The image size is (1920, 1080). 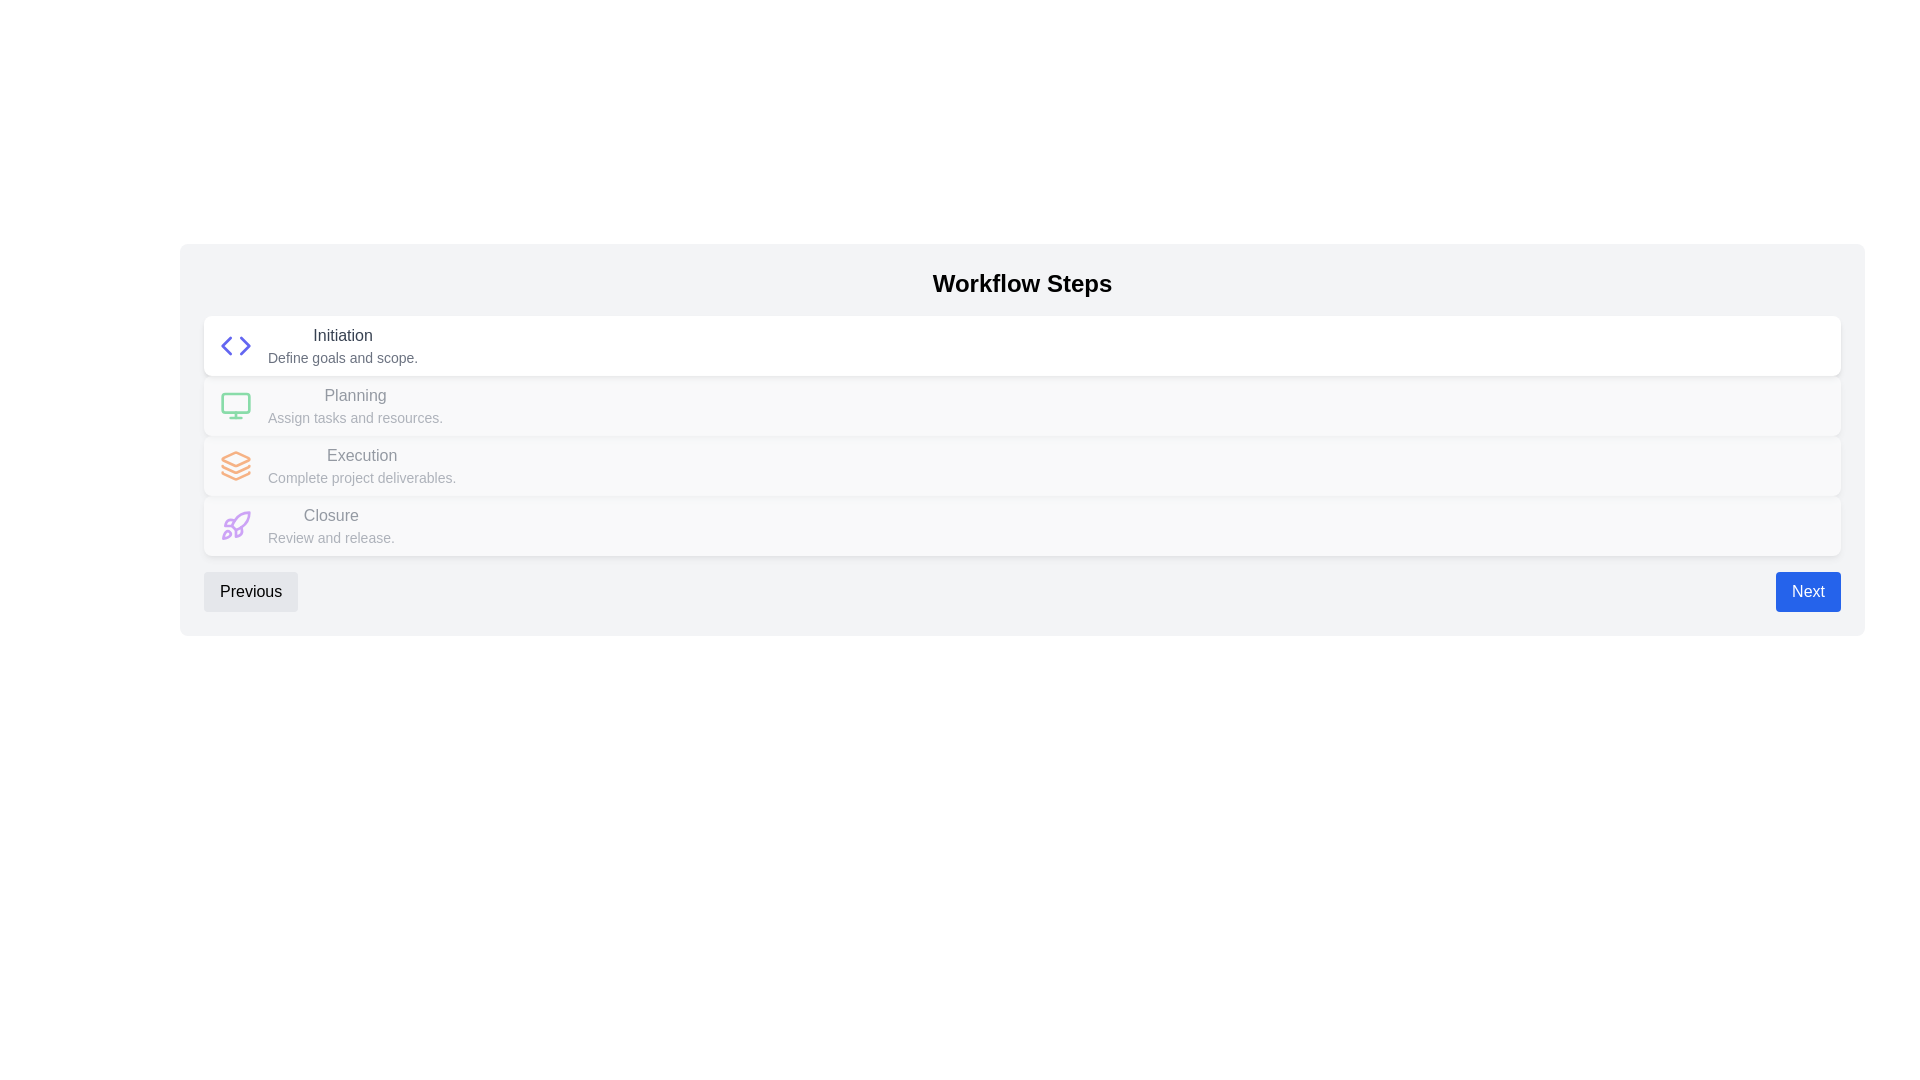 What do you see at coordinates (355, 405) in the screenshot?
I see `the 'Planning' informational text block to navigate to adjacent workflow steps, specifically the 'Initiation' above and 'Execution' below it` at bounding box center [355, 405].